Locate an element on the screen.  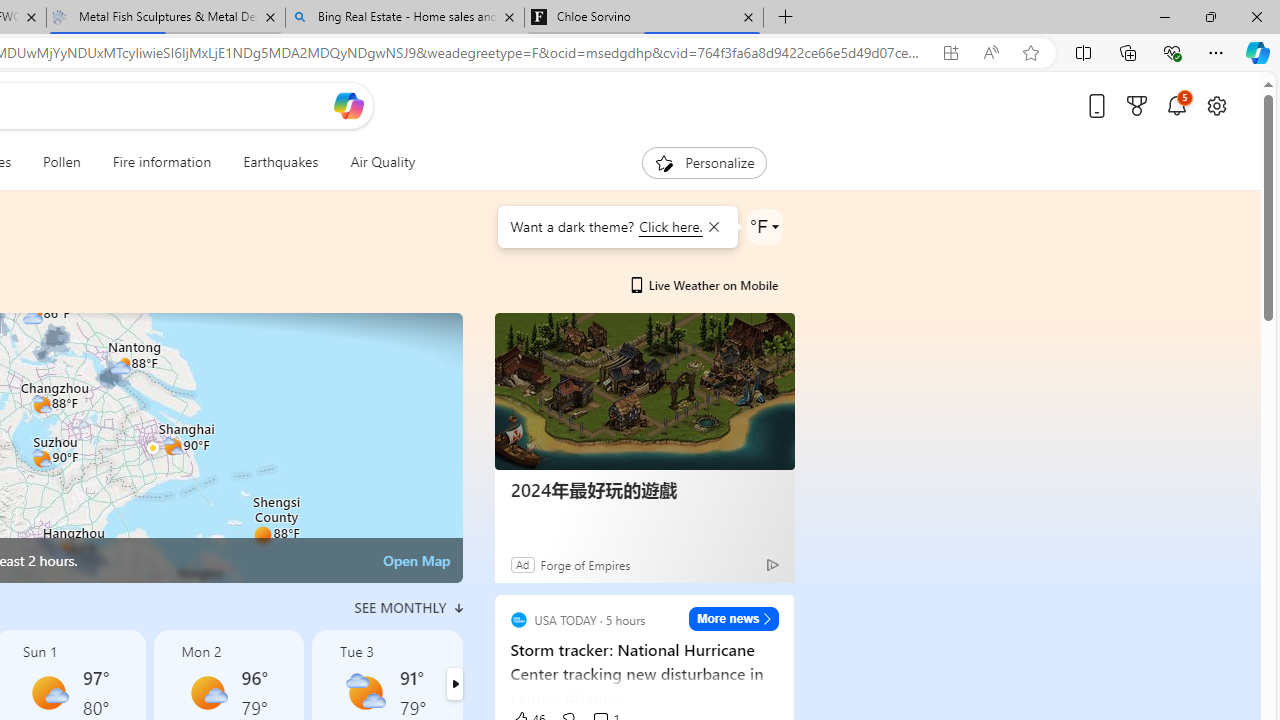
'App available. Install Microsoft Start Weather' is located at coordinates (950, 52).